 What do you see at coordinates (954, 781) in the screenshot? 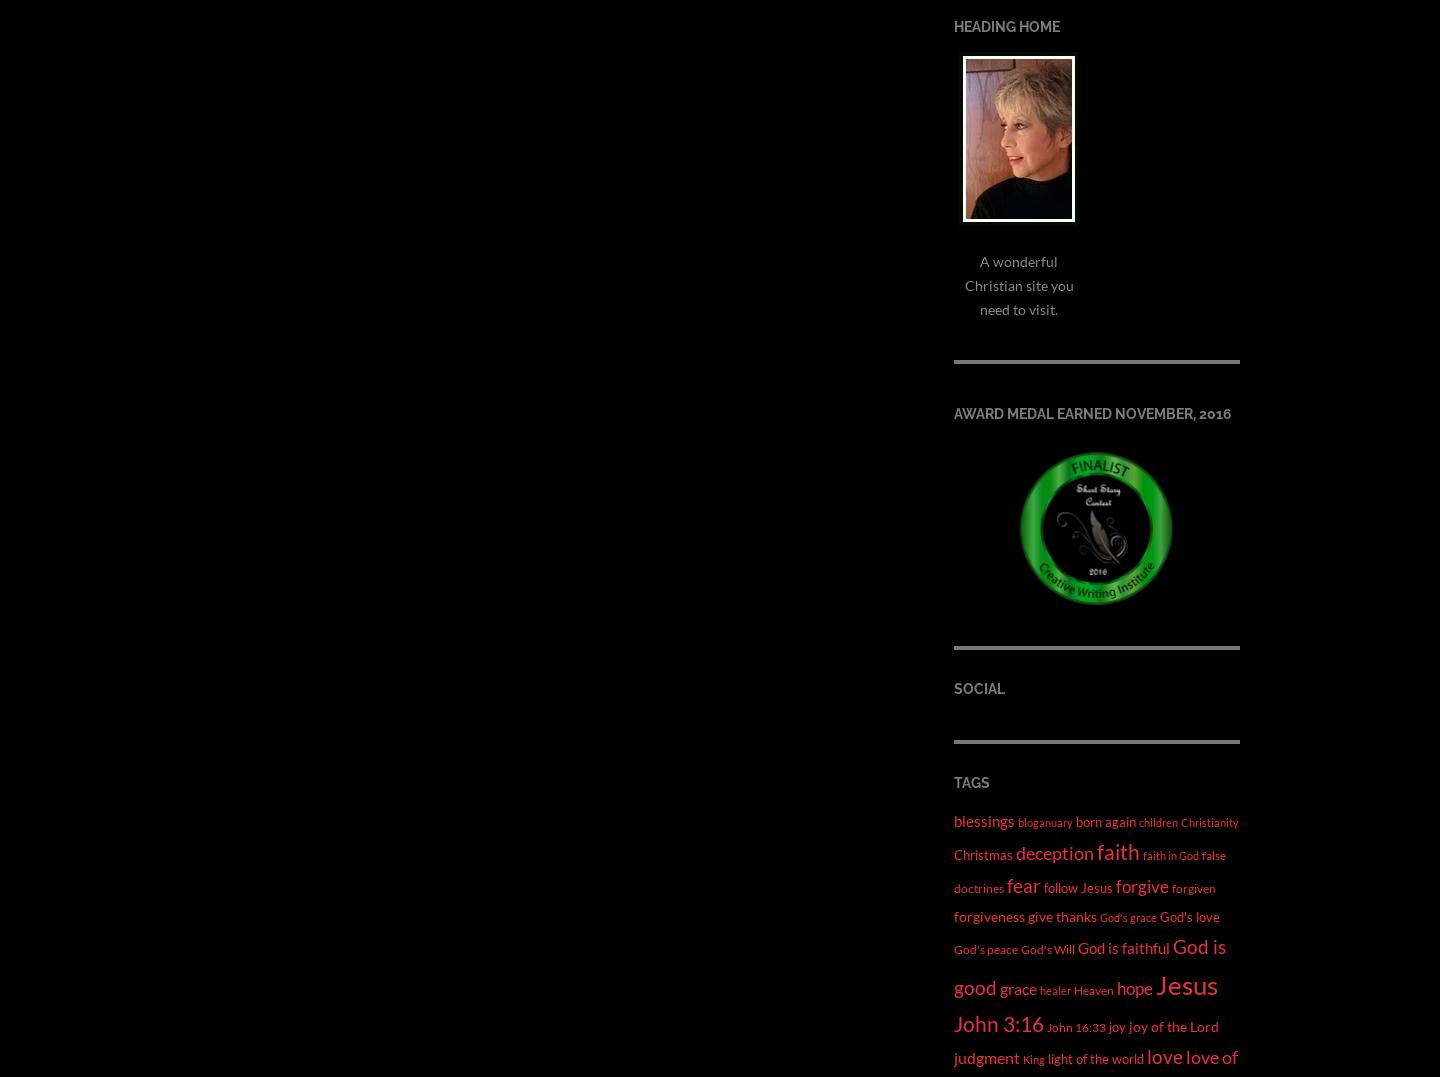
I see `'Tags'` at bounding box center [954, 781].